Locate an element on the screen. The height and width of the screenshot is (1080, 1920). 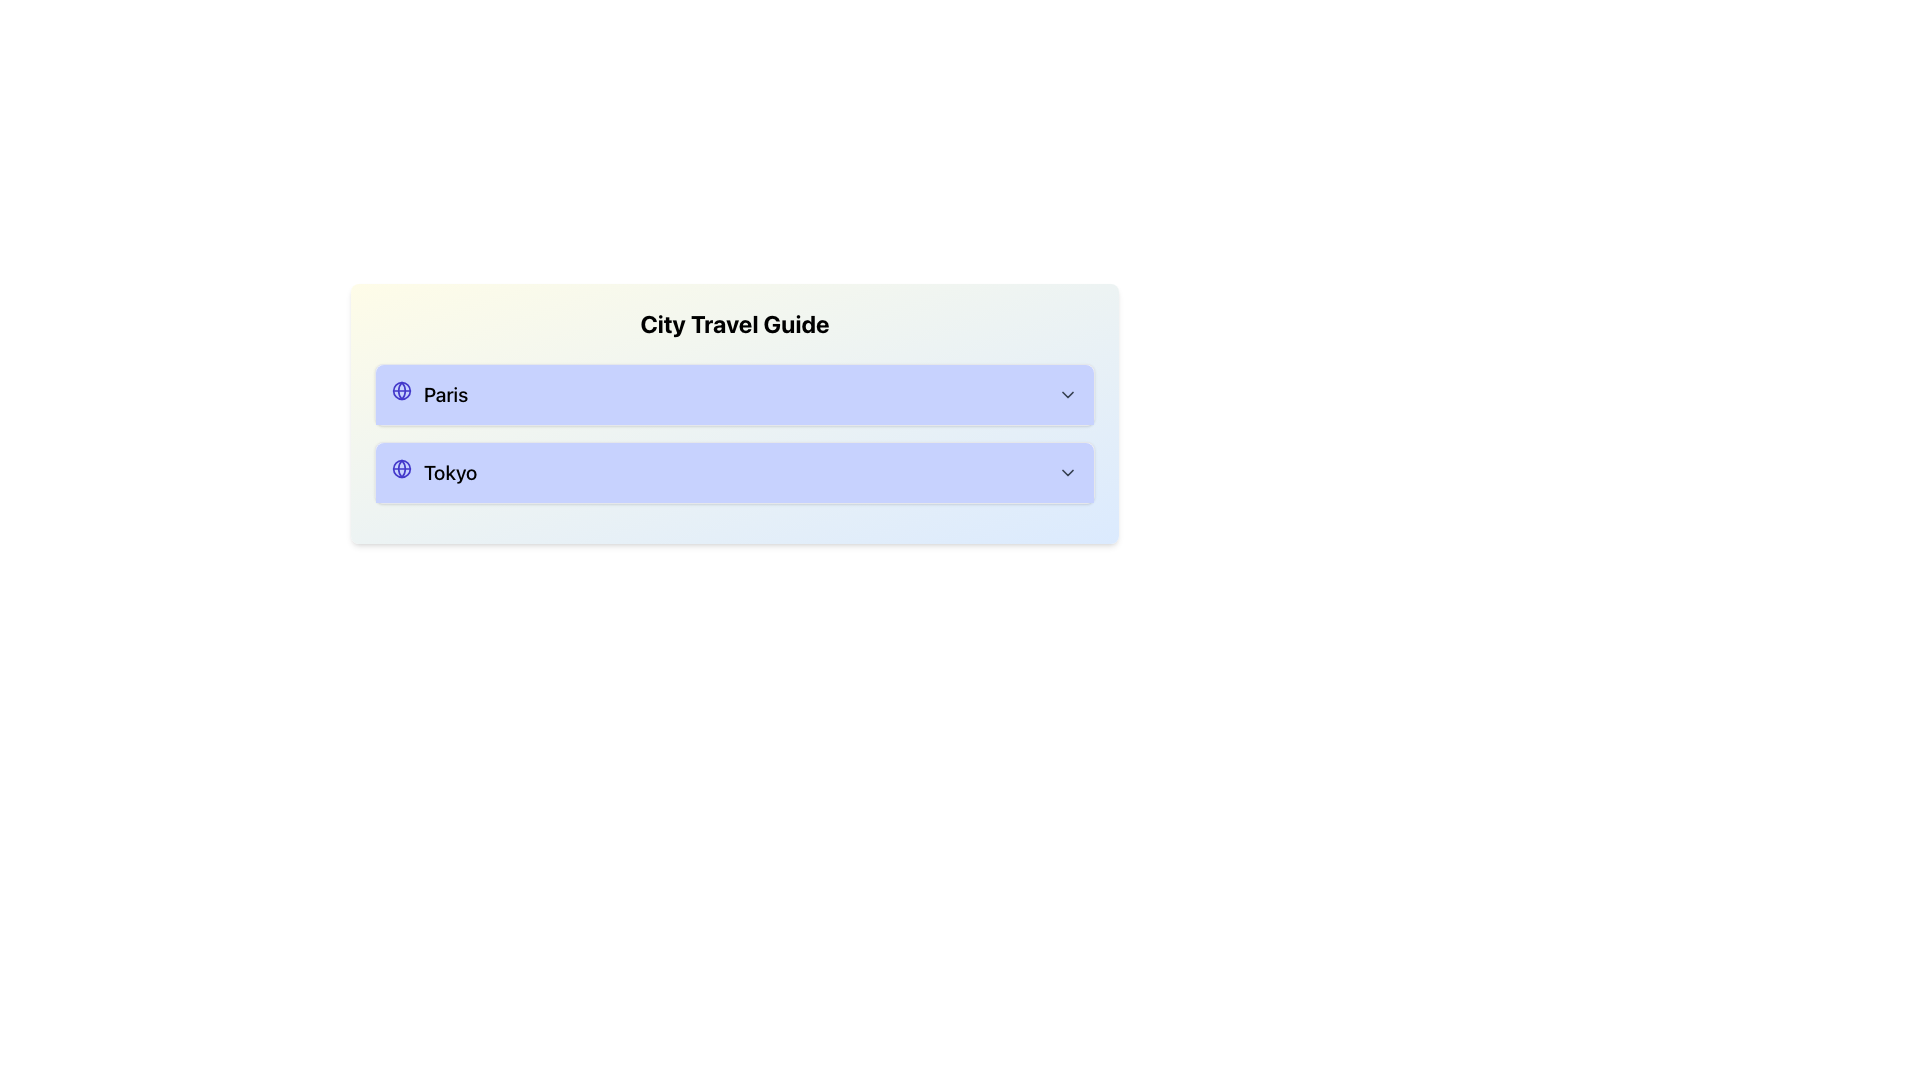
the second clickable list item labeled 'Tokyo' in the 'City Travel Guide' is located at coordinates (733, 473).